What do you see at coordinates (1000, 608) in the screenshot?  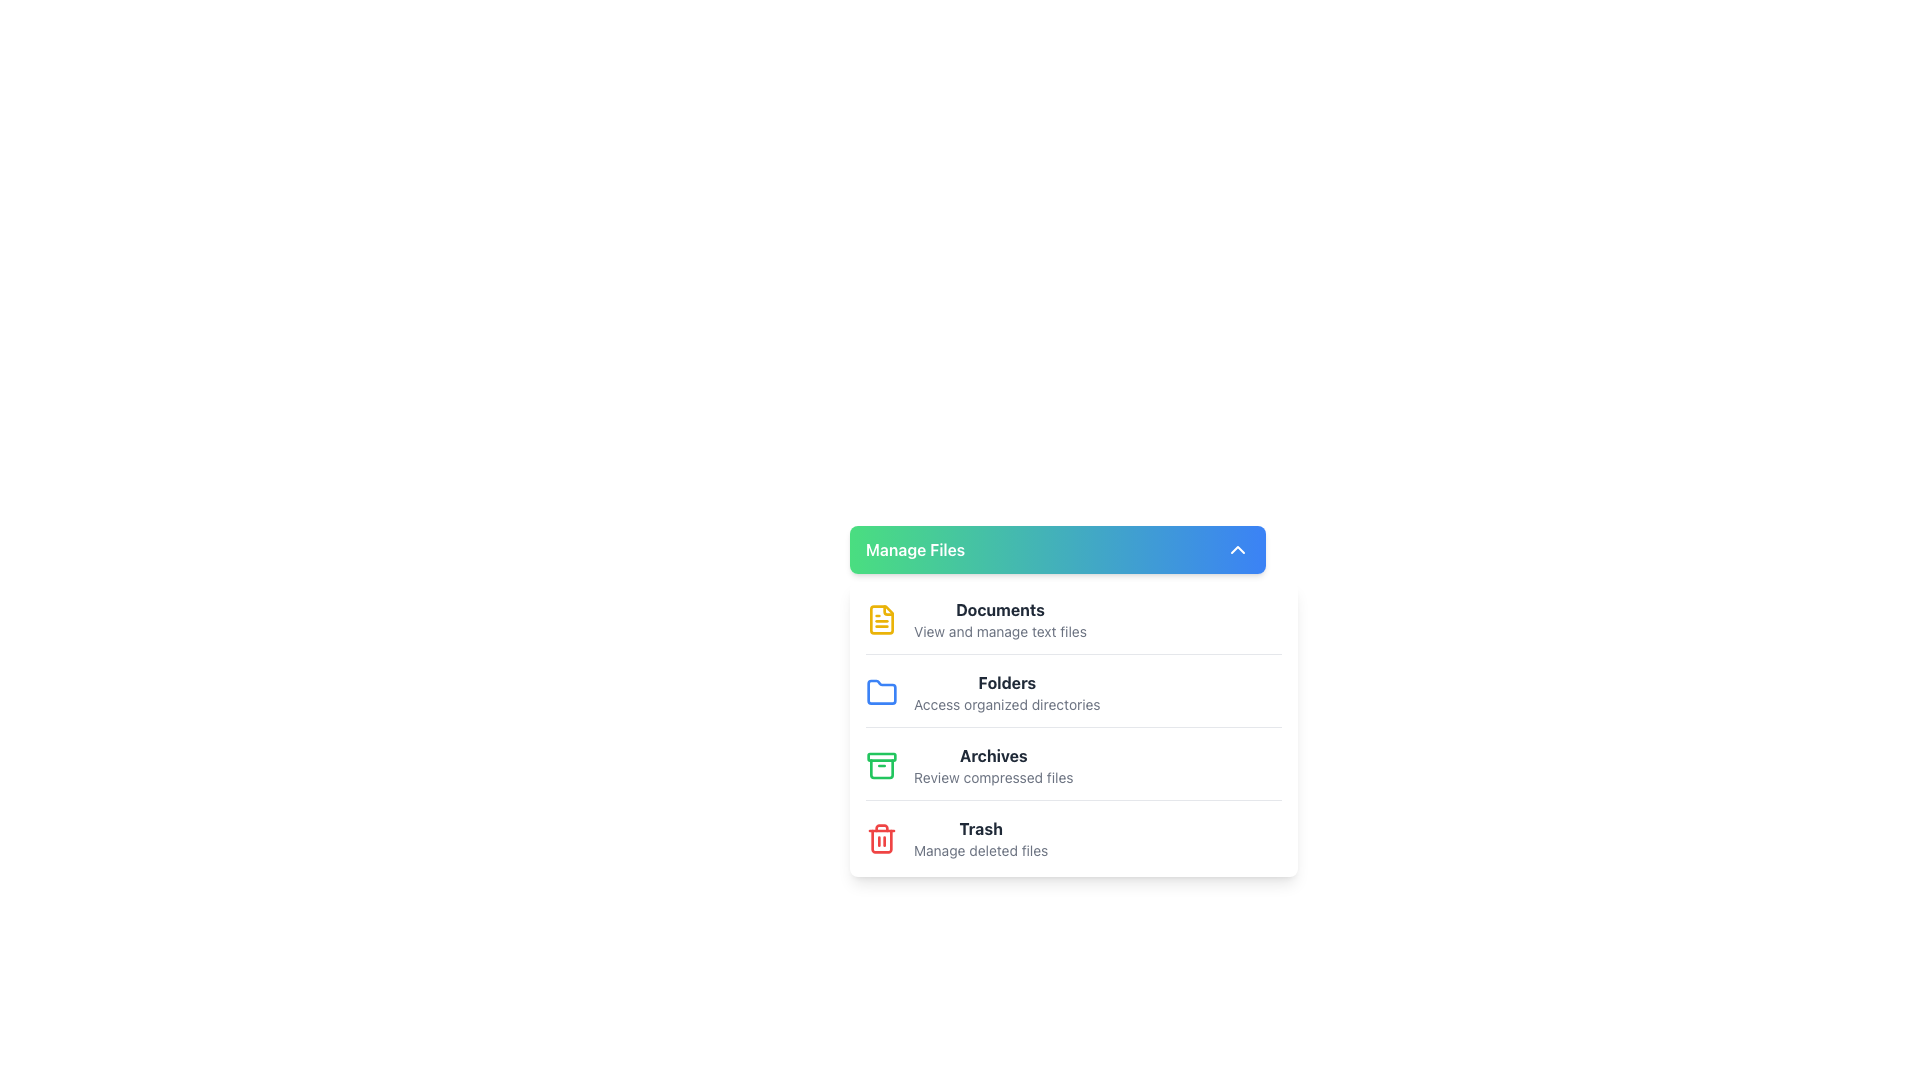 I see `the Text Label that identifies the first item in the file management options dropdown menu under 'Manage Files'` at bounding box center [1000, 608].